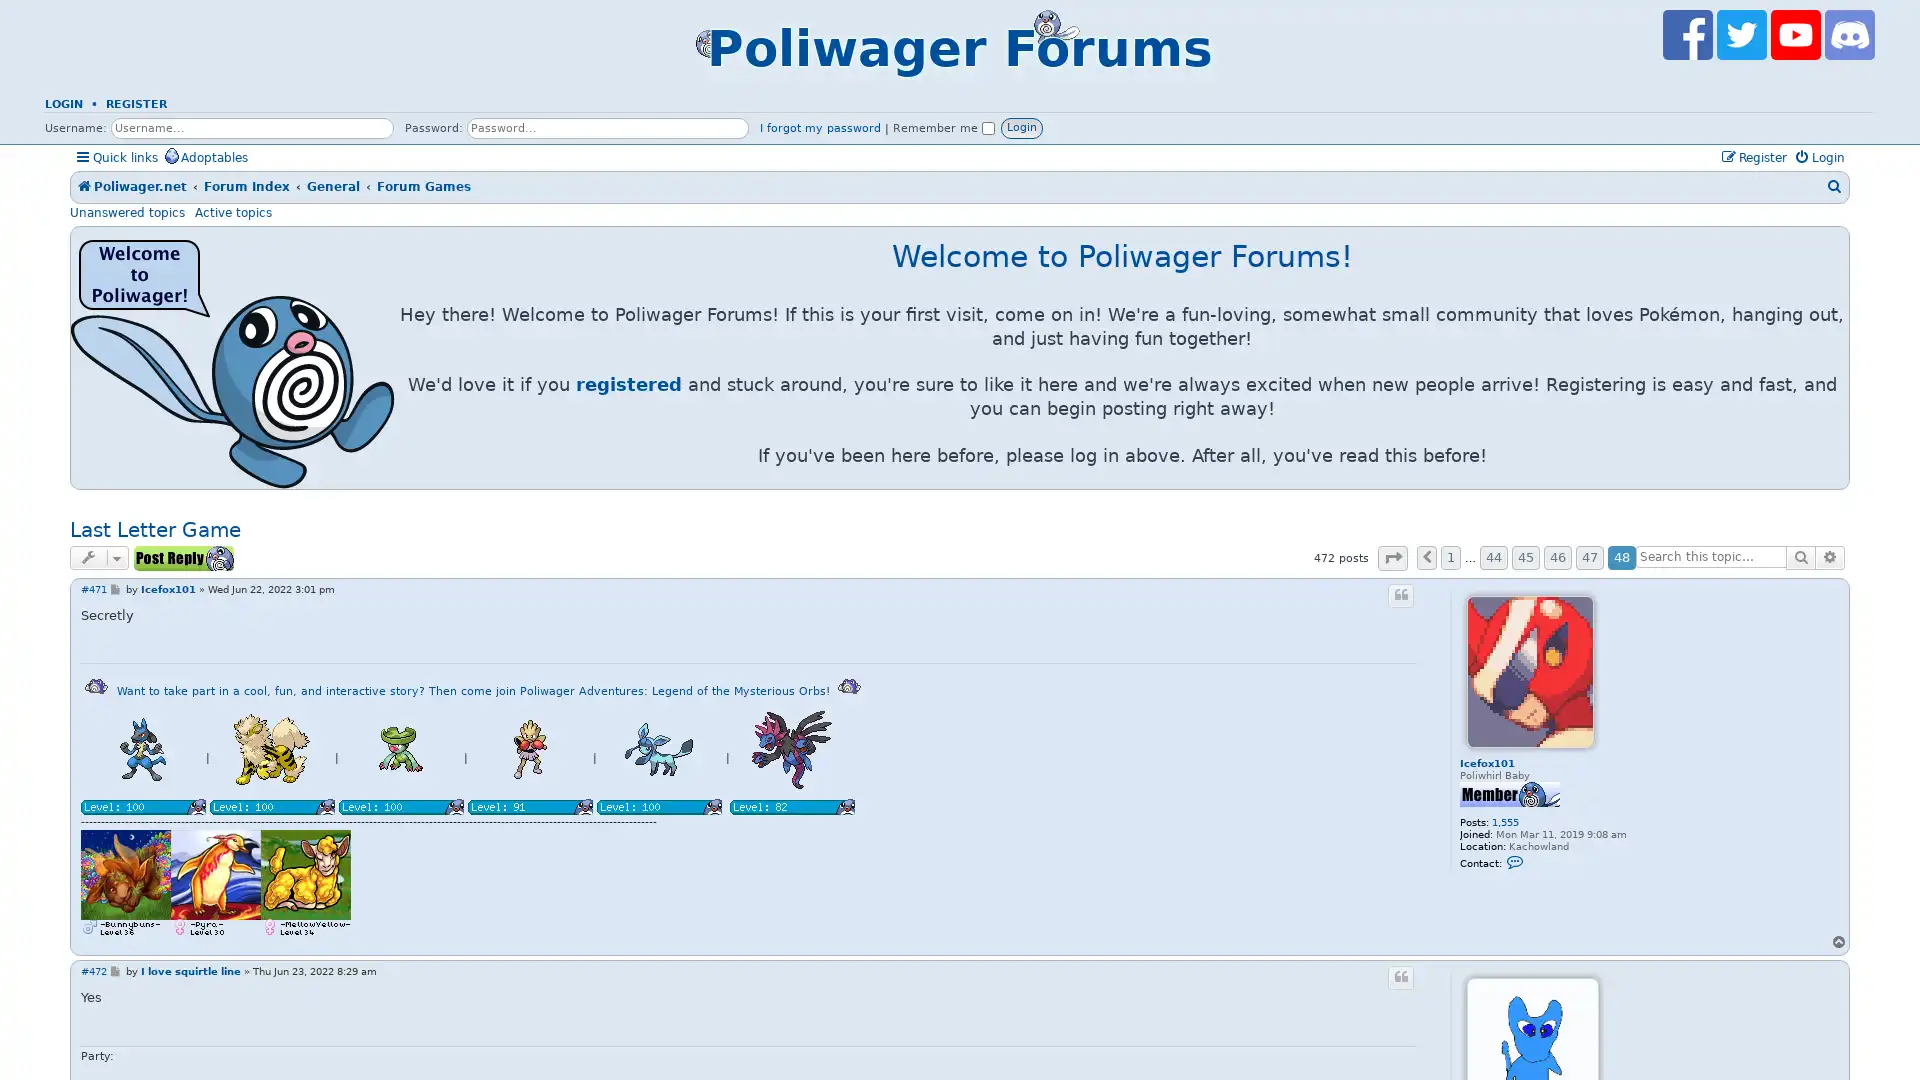 The image size is (1920, 1080). I want to click on 1, so click(1450, 558).